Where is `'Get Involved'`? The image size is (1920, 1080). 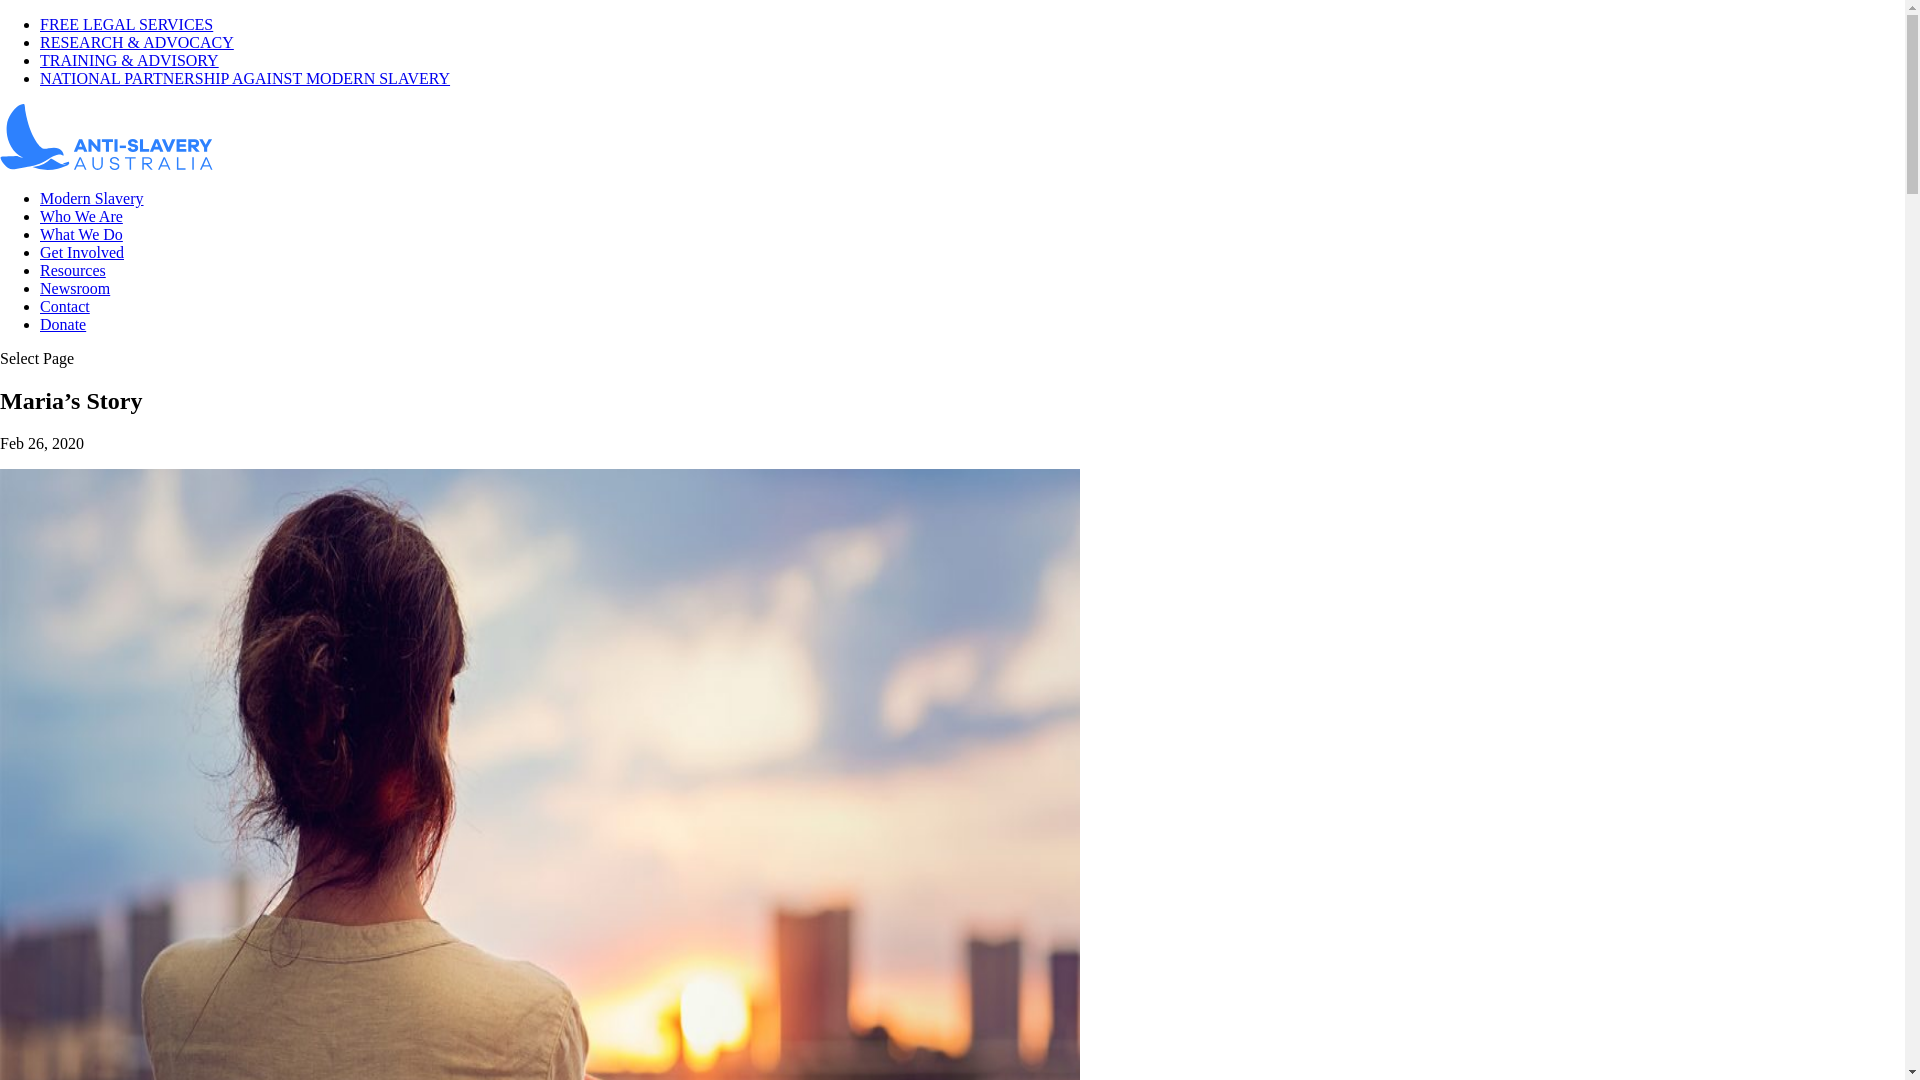 'Get Involved' is located at coordinates (80, 251).